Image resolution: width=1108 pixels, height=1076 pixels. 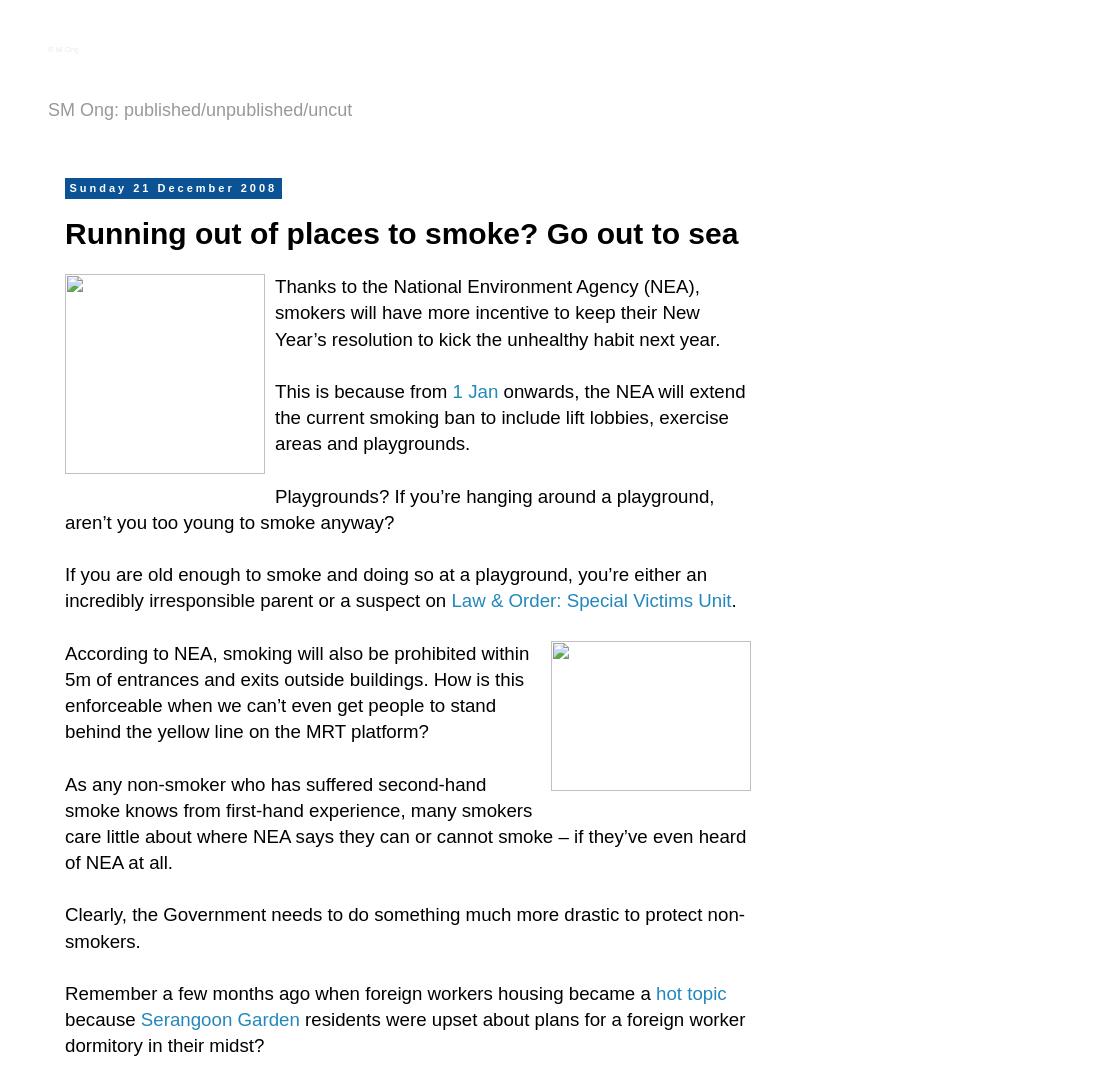 I want to click on 'Thanks to the National Environment Agency (NEA), smokers will have more incentive to keep their New Year’s resolution to kick the unhealthy habit next year.', so click(x=497, y=311).